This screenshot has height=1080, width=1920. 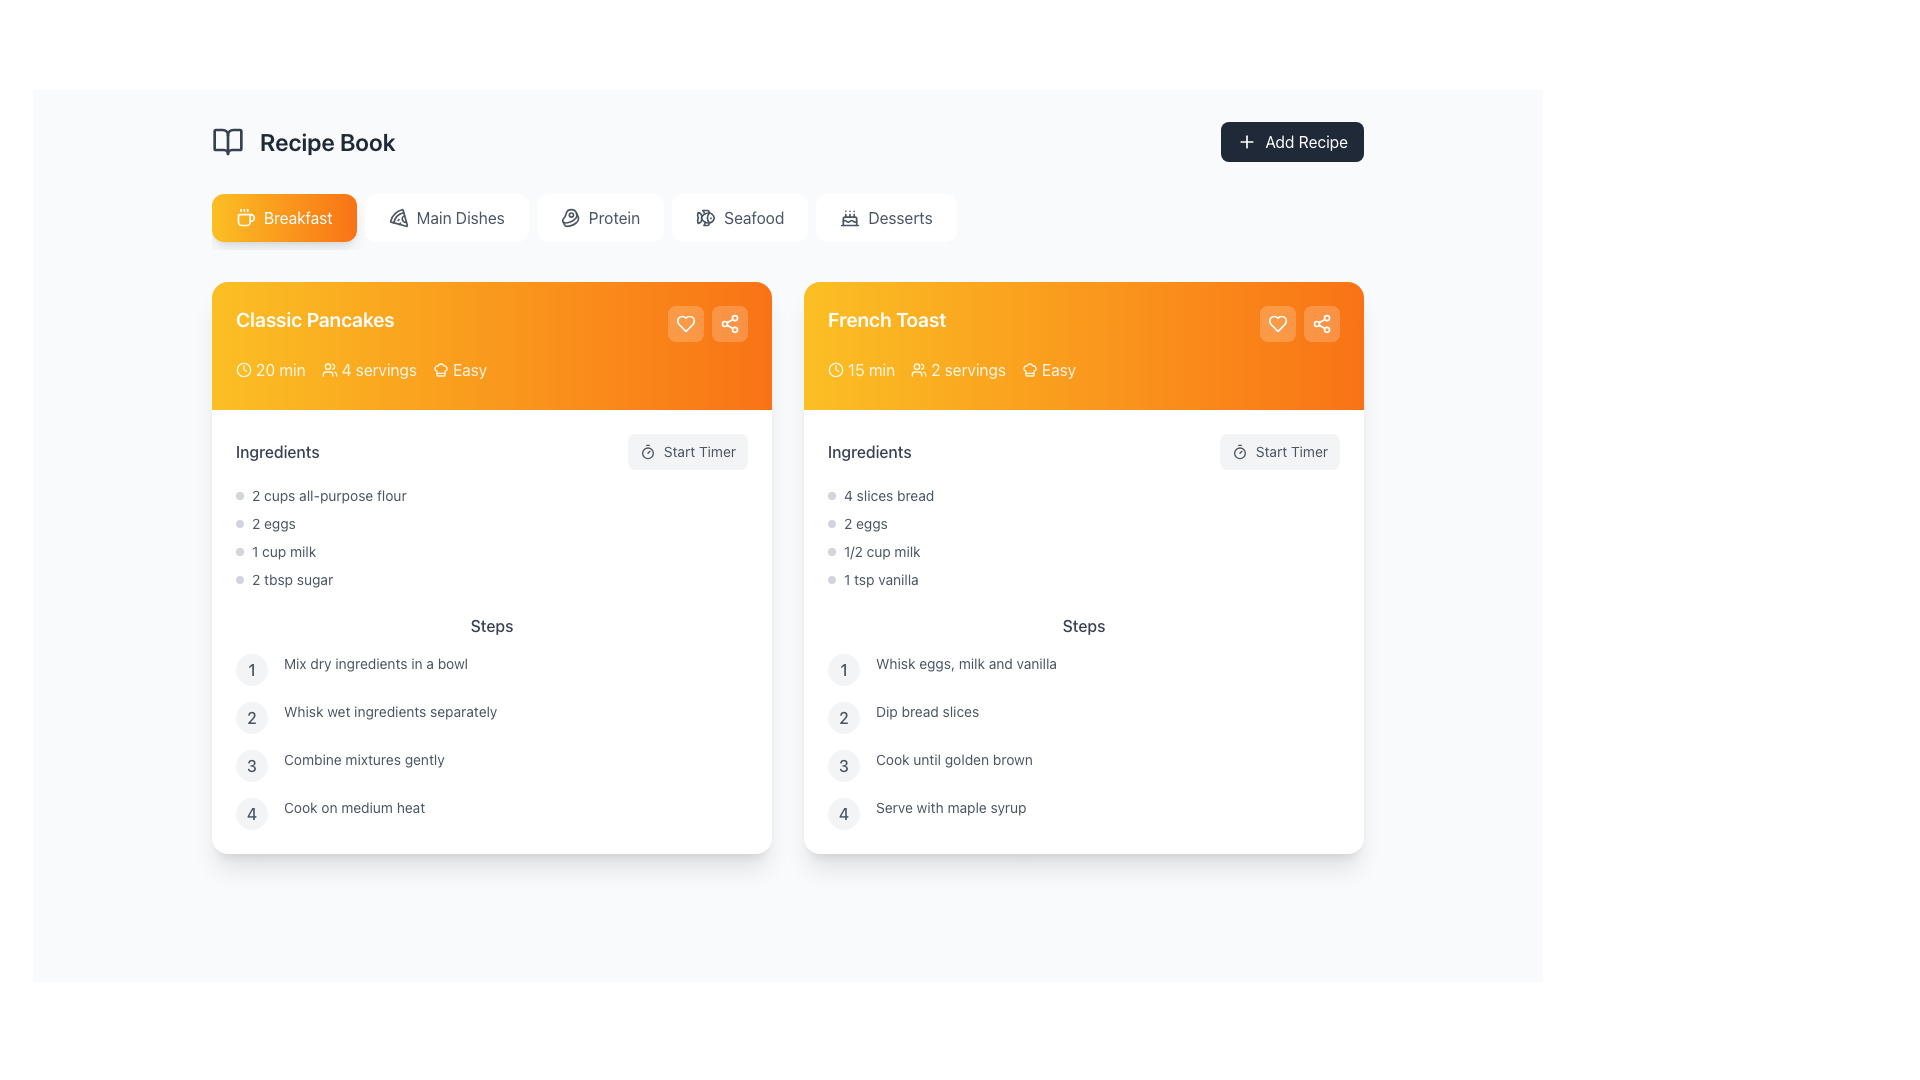 I want to click on the Text label indicating the number of servings for the recipe, which is positioned between a '20 min' label with a clock icon and an 'Easy' label with a hat icon in the orange header of the 'Classic Pancakes' card, so click(x=369, y=370).